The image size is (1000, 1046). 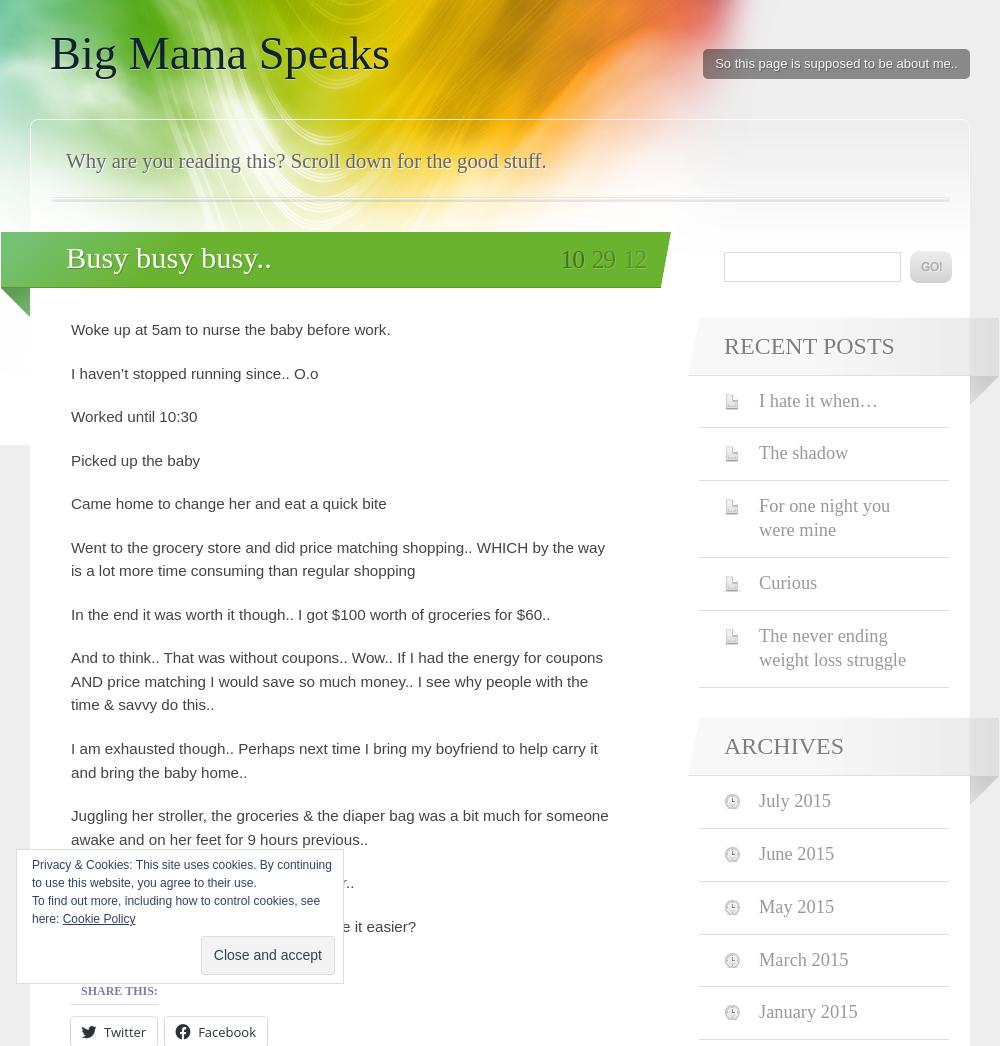 What do you see at coordinates (97, 919) in the screenshot?
I see `'Cookie Policy'` at bounding box center [97, 919].